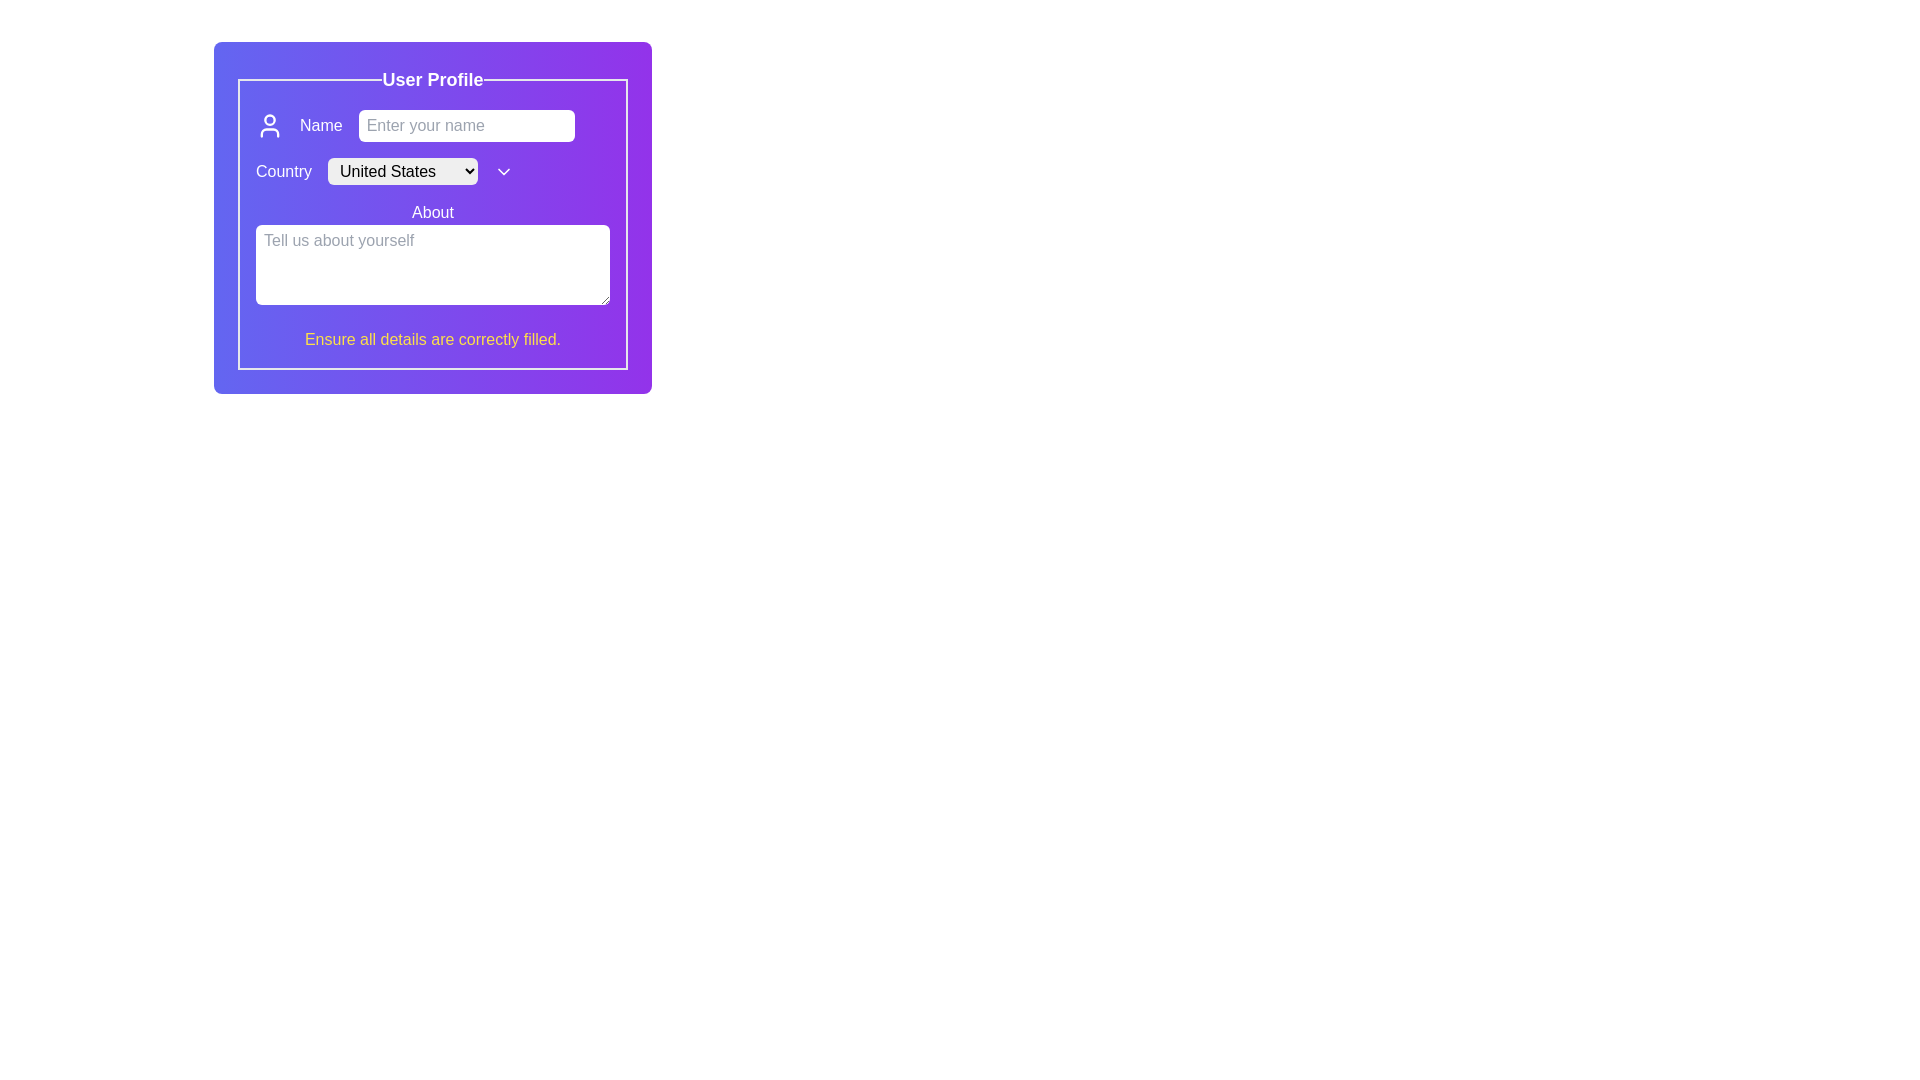 Image resolution: width=1920 pixels, height=1080 pixels. I want to click on the chevron icon next to the 'Country' dropdown menu, so click(504, 170).